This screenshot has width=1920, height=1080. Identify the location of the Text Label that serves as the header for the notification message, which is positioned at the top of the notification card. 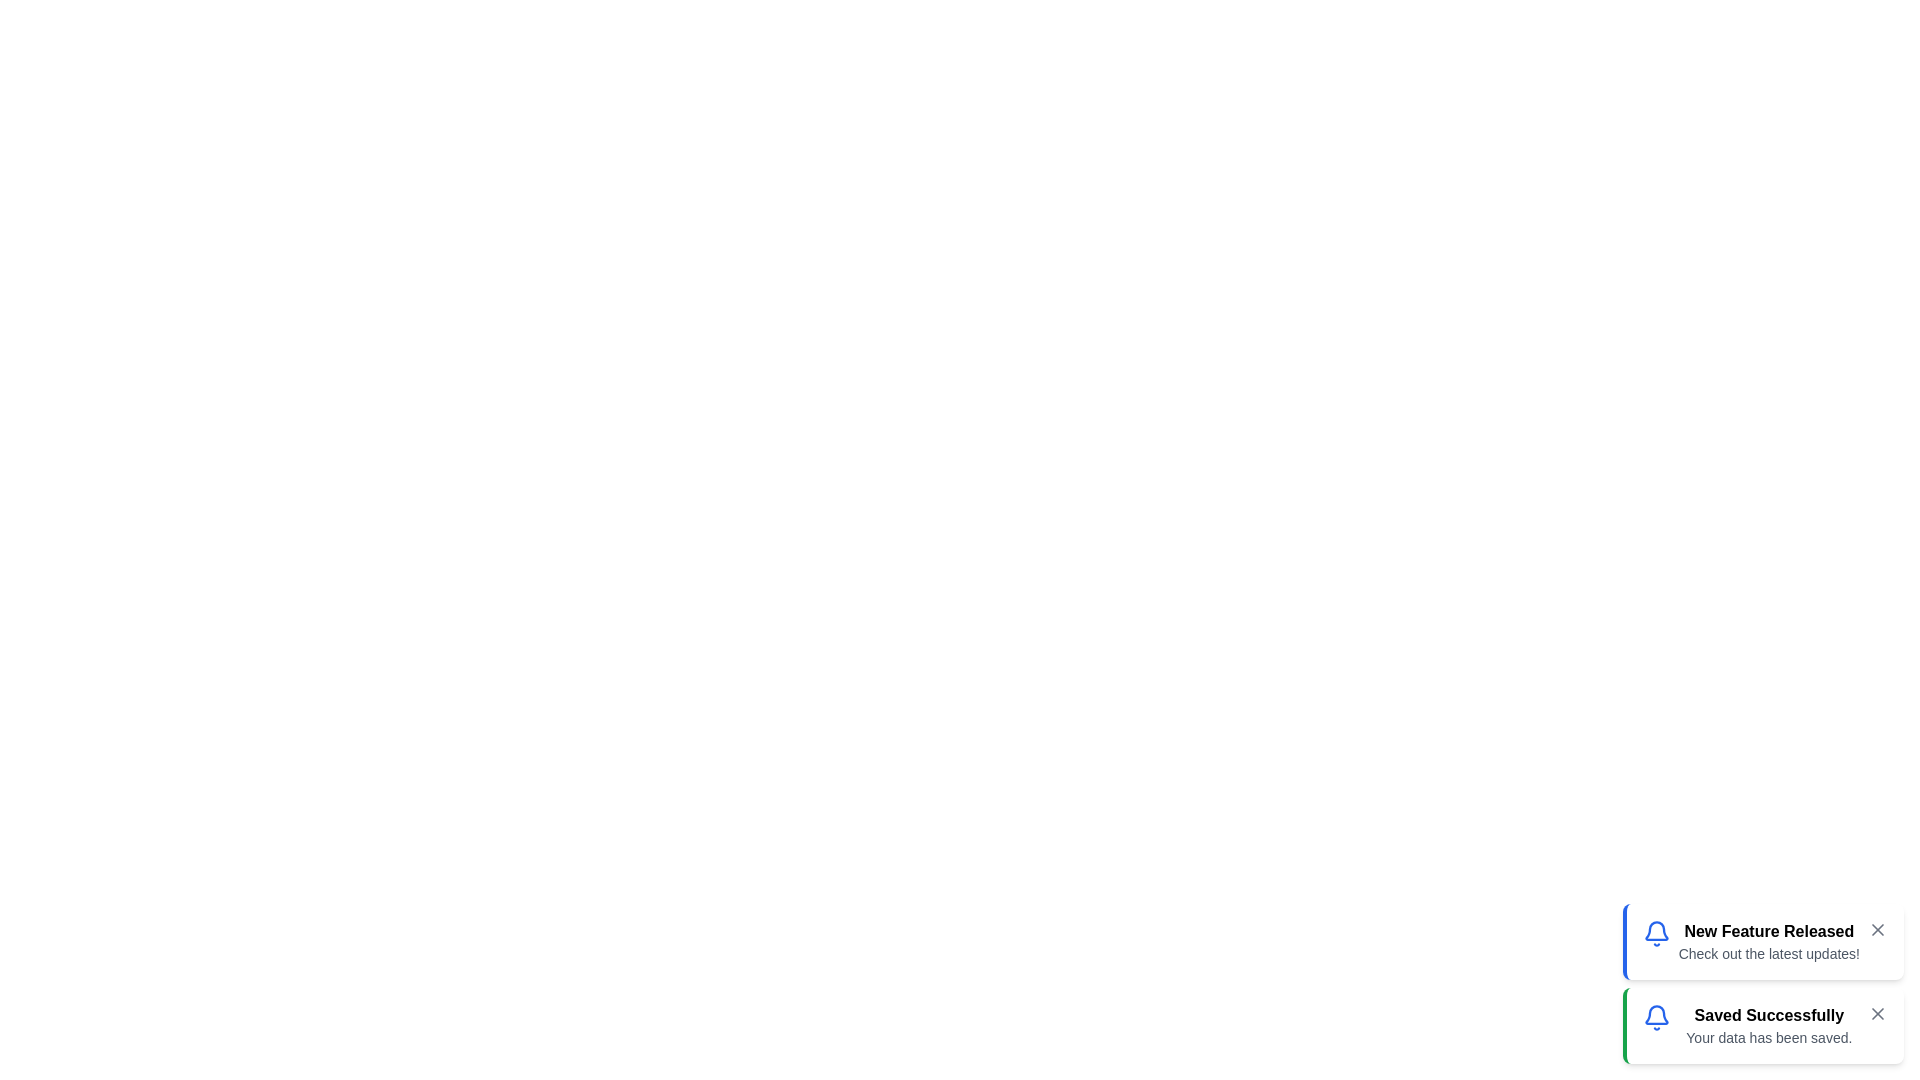
(1769, 932).